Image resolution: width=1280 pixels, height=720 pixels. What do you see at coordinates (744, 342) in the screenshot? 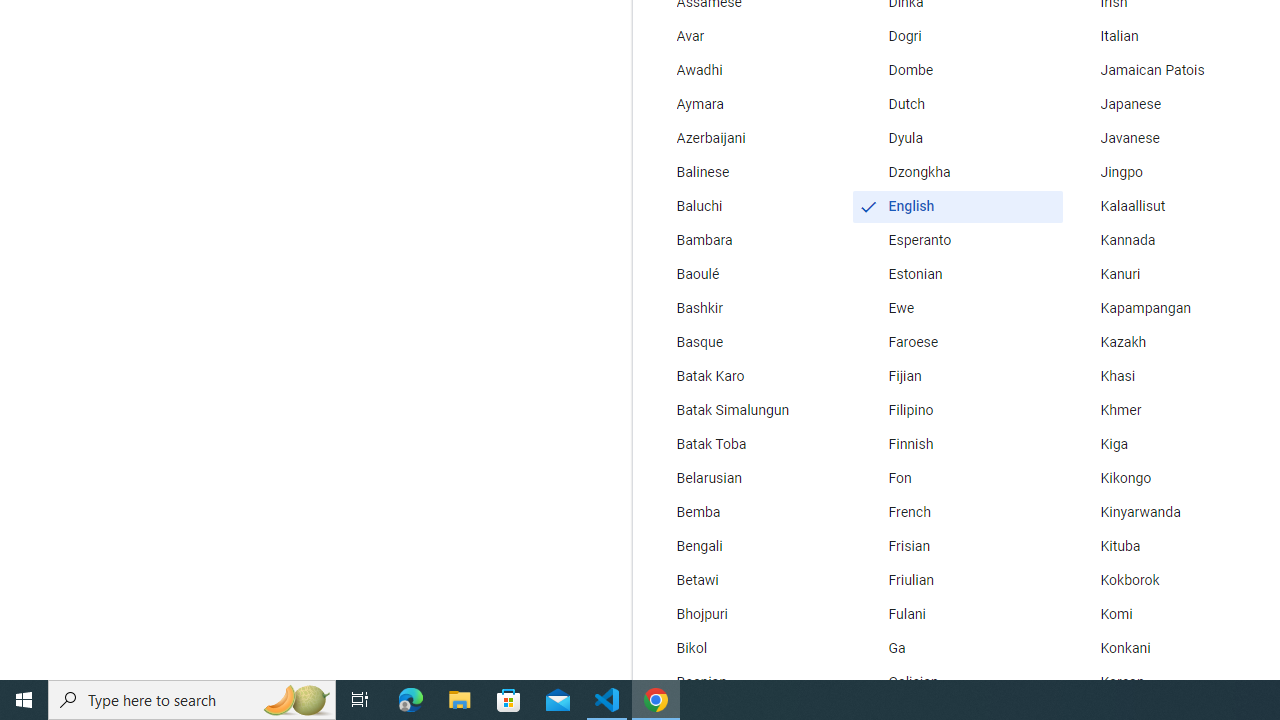
I see `'Basque'` at bounding box center [744, 342].